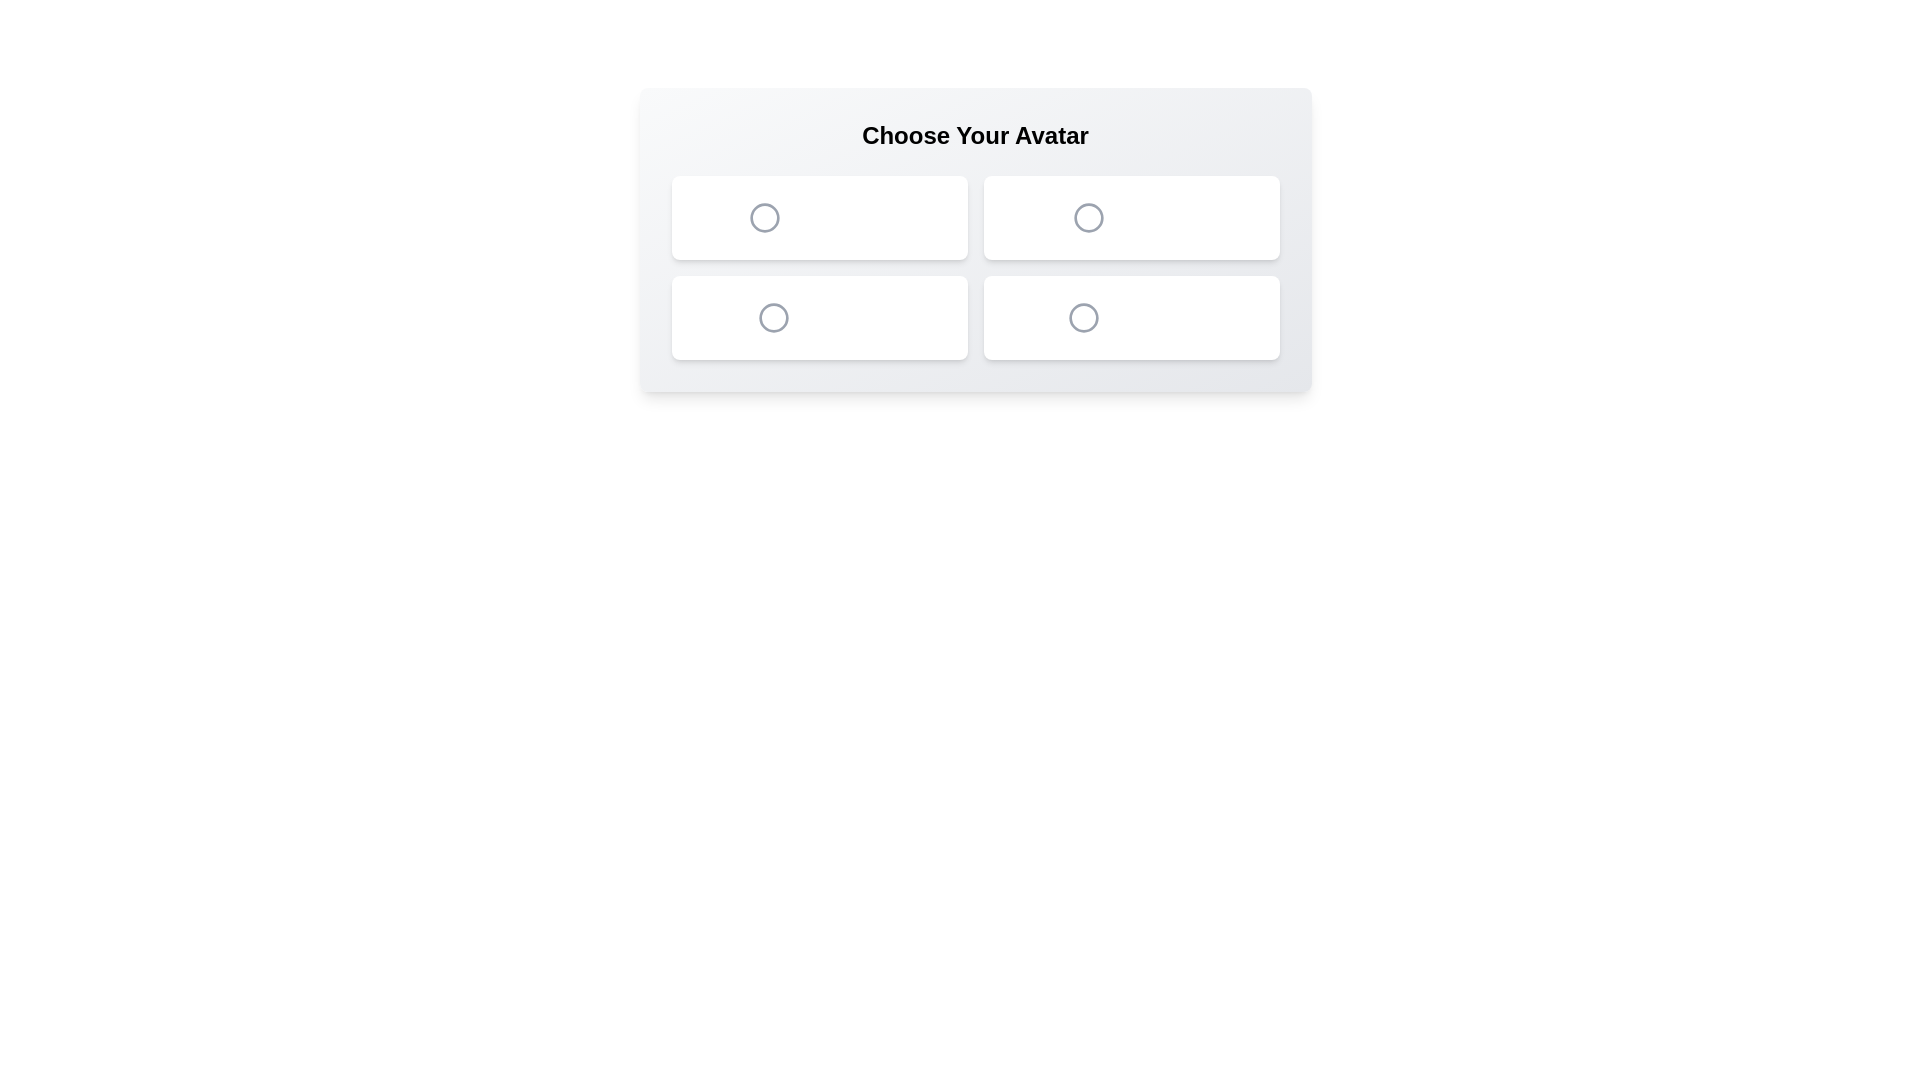 The height and width of the screenshot is (1080, 1920). I want to click on the 'Innovator' button located at the bottom-right of the grid layout, so click(1131, 316).